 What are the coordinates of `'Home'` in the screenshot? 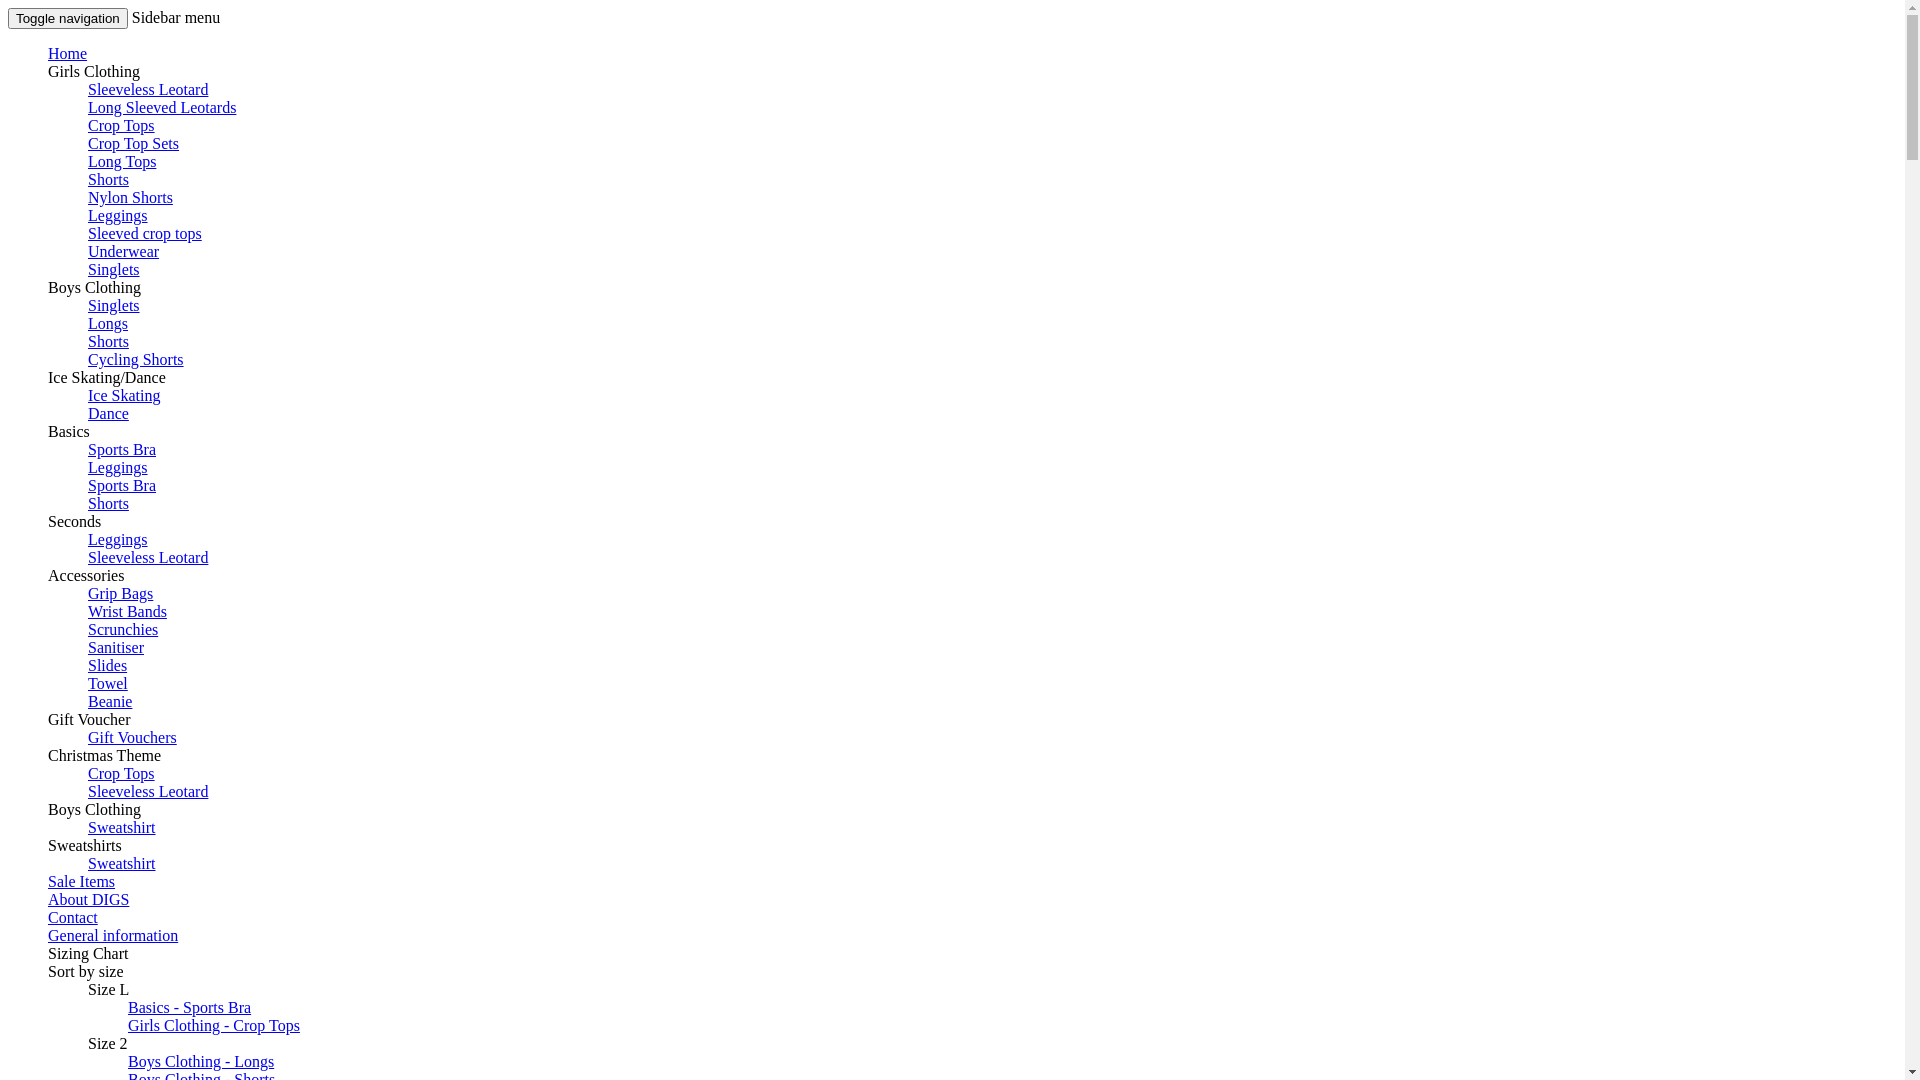 It's located at (67, 52).